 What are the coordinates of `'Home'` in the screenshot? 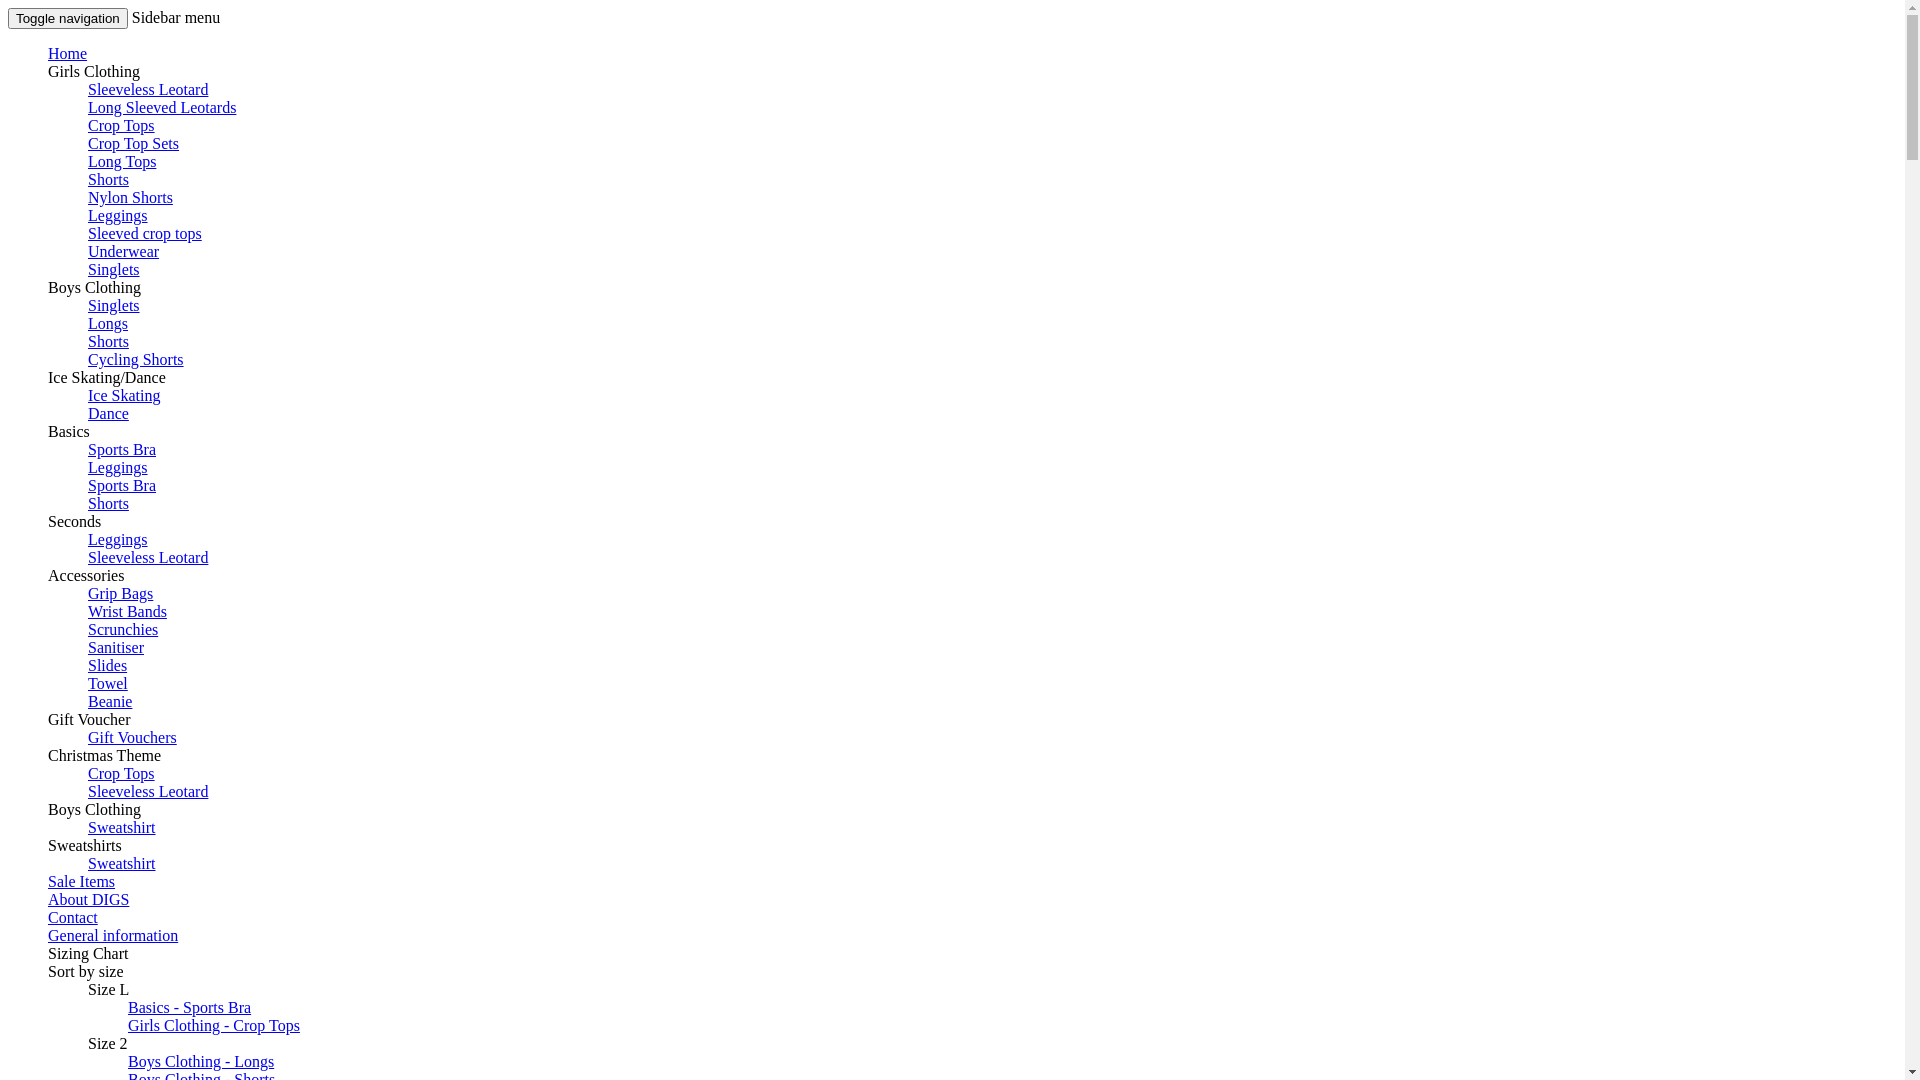 It's located at (67, 52).